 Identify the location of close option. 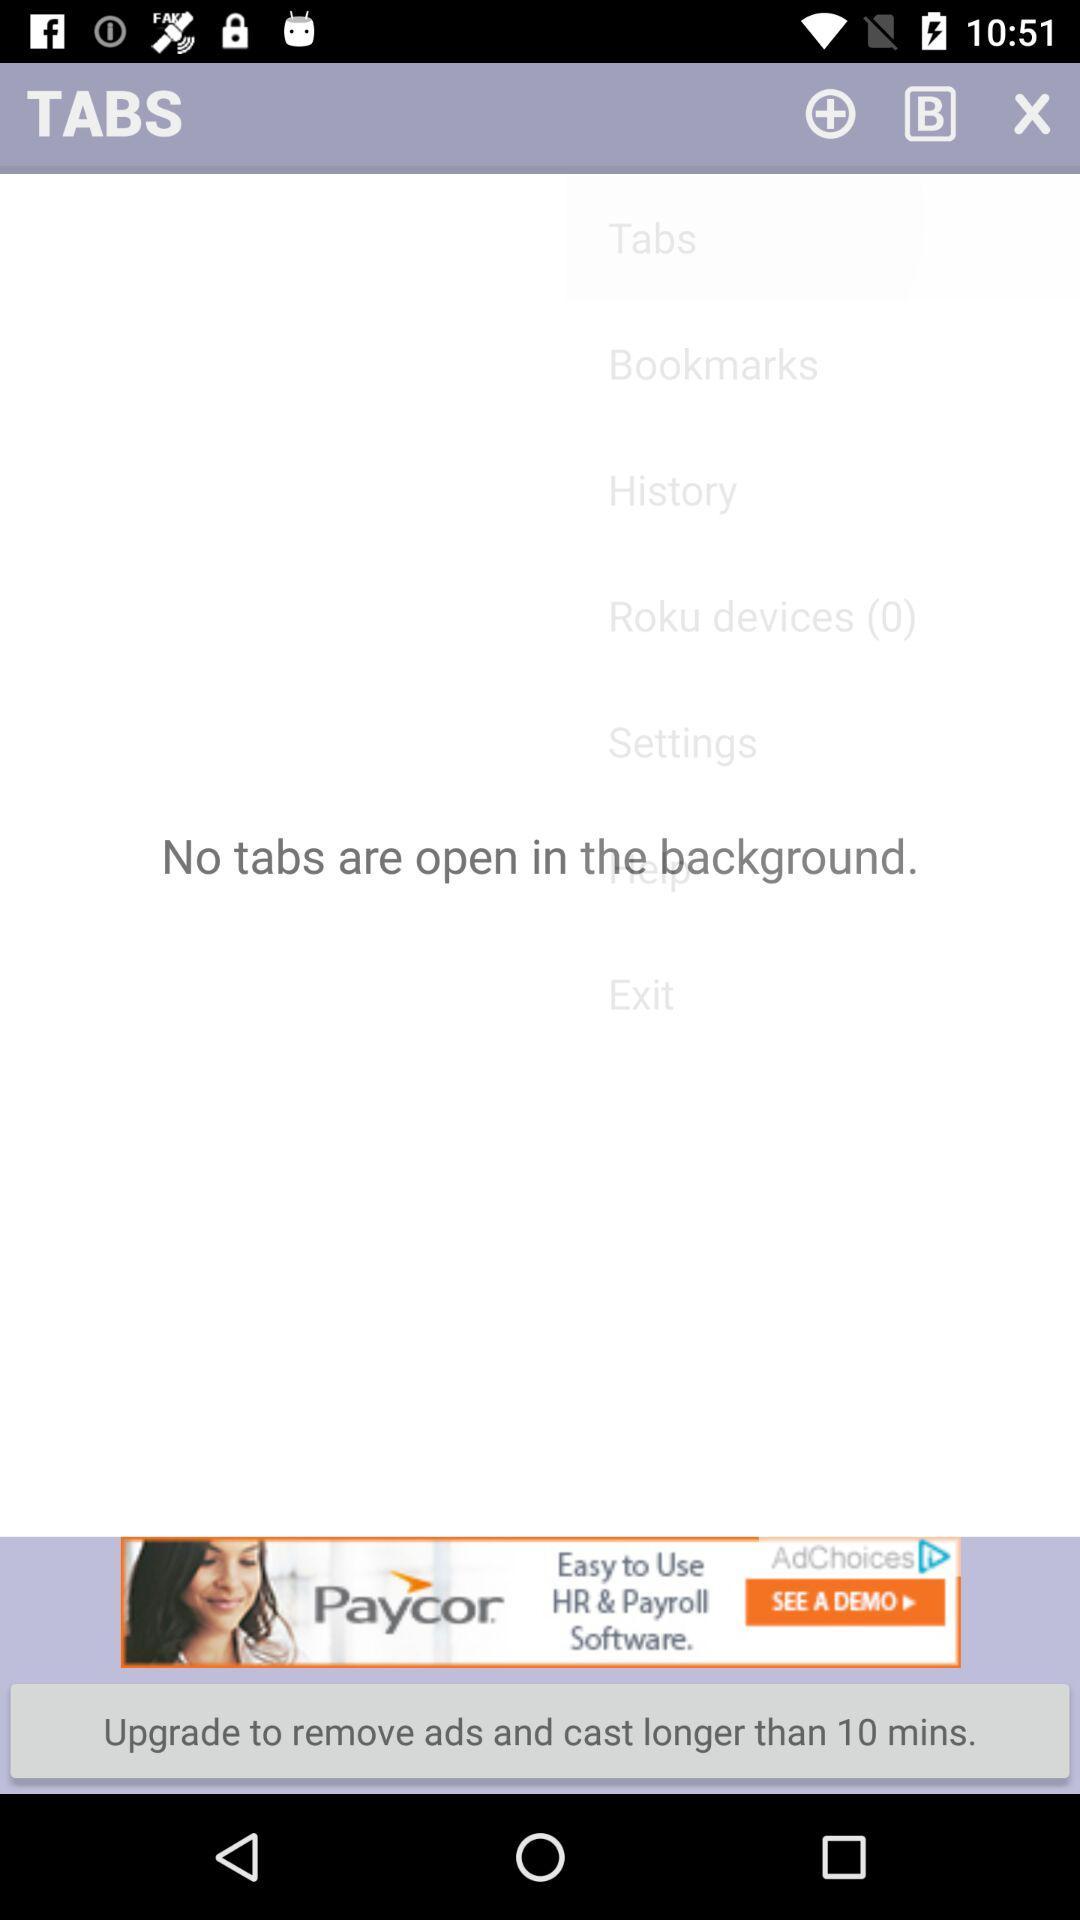
(1030, 111).